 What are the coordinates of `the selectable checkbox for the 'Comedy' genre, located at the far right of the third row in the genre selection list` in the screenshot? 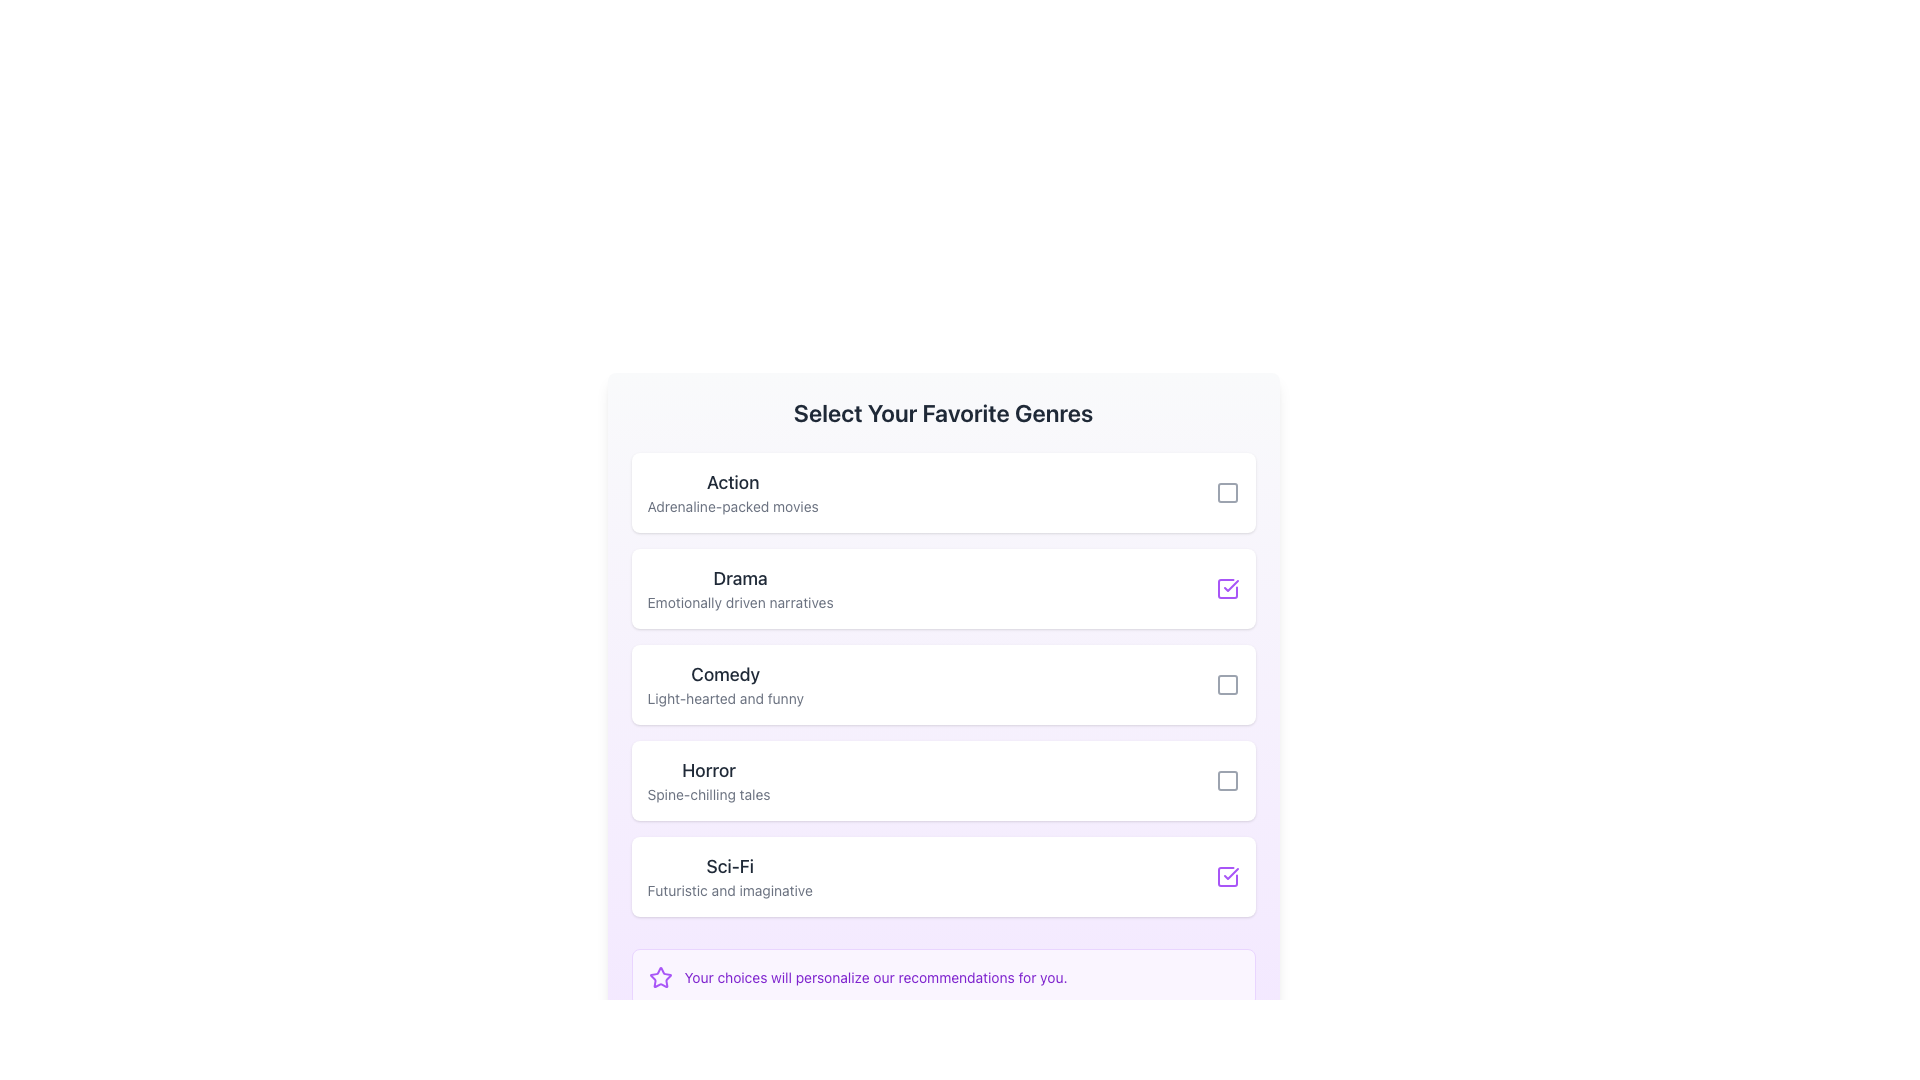 It's located at (1226, 684).